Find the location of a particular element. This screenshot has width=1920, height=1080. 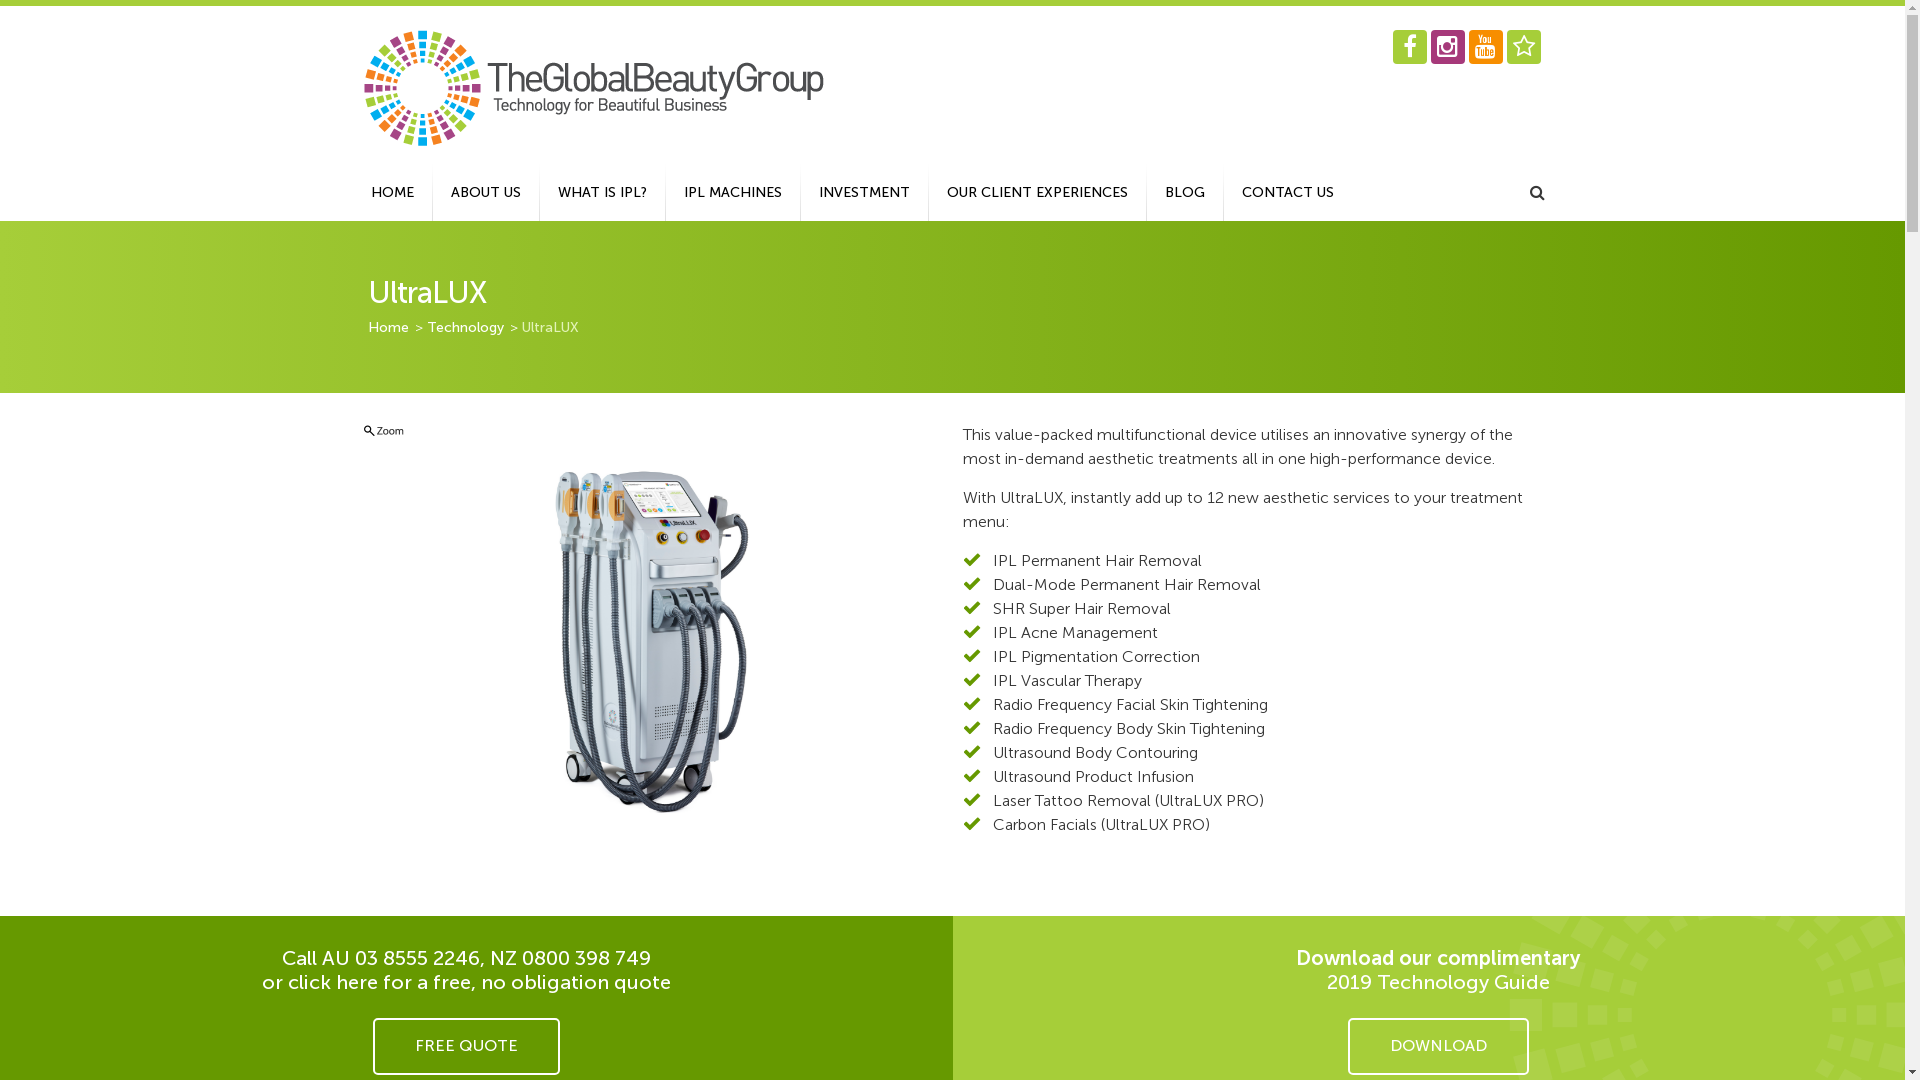

'Facebook' is located at coordinates (1408, 45).